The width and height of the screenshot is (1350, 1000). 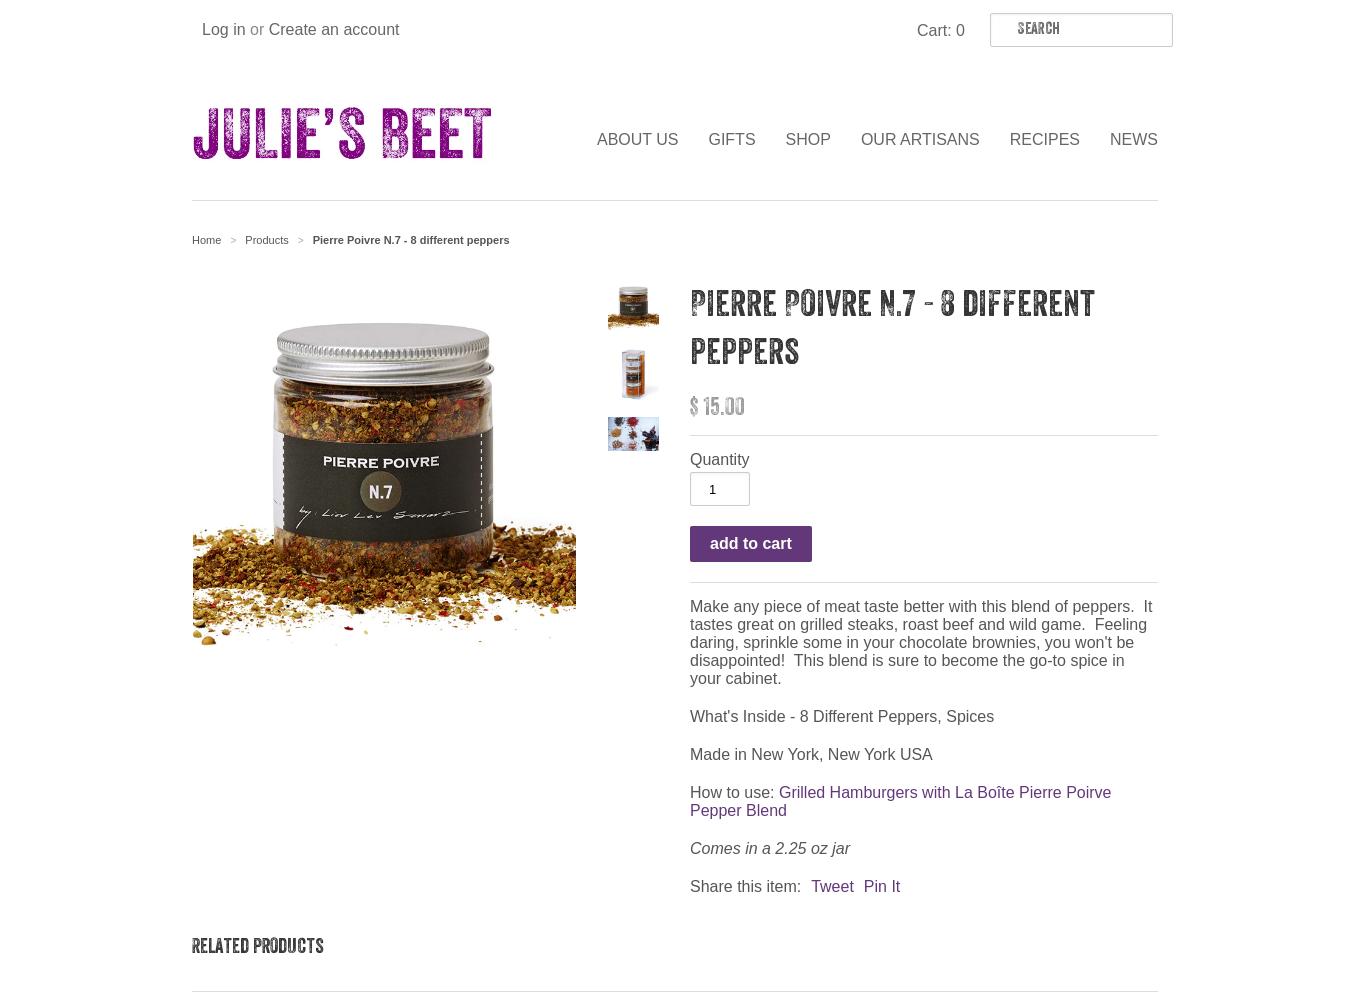 I want to click on 'Cart: 0', so click(x=939, y=30).